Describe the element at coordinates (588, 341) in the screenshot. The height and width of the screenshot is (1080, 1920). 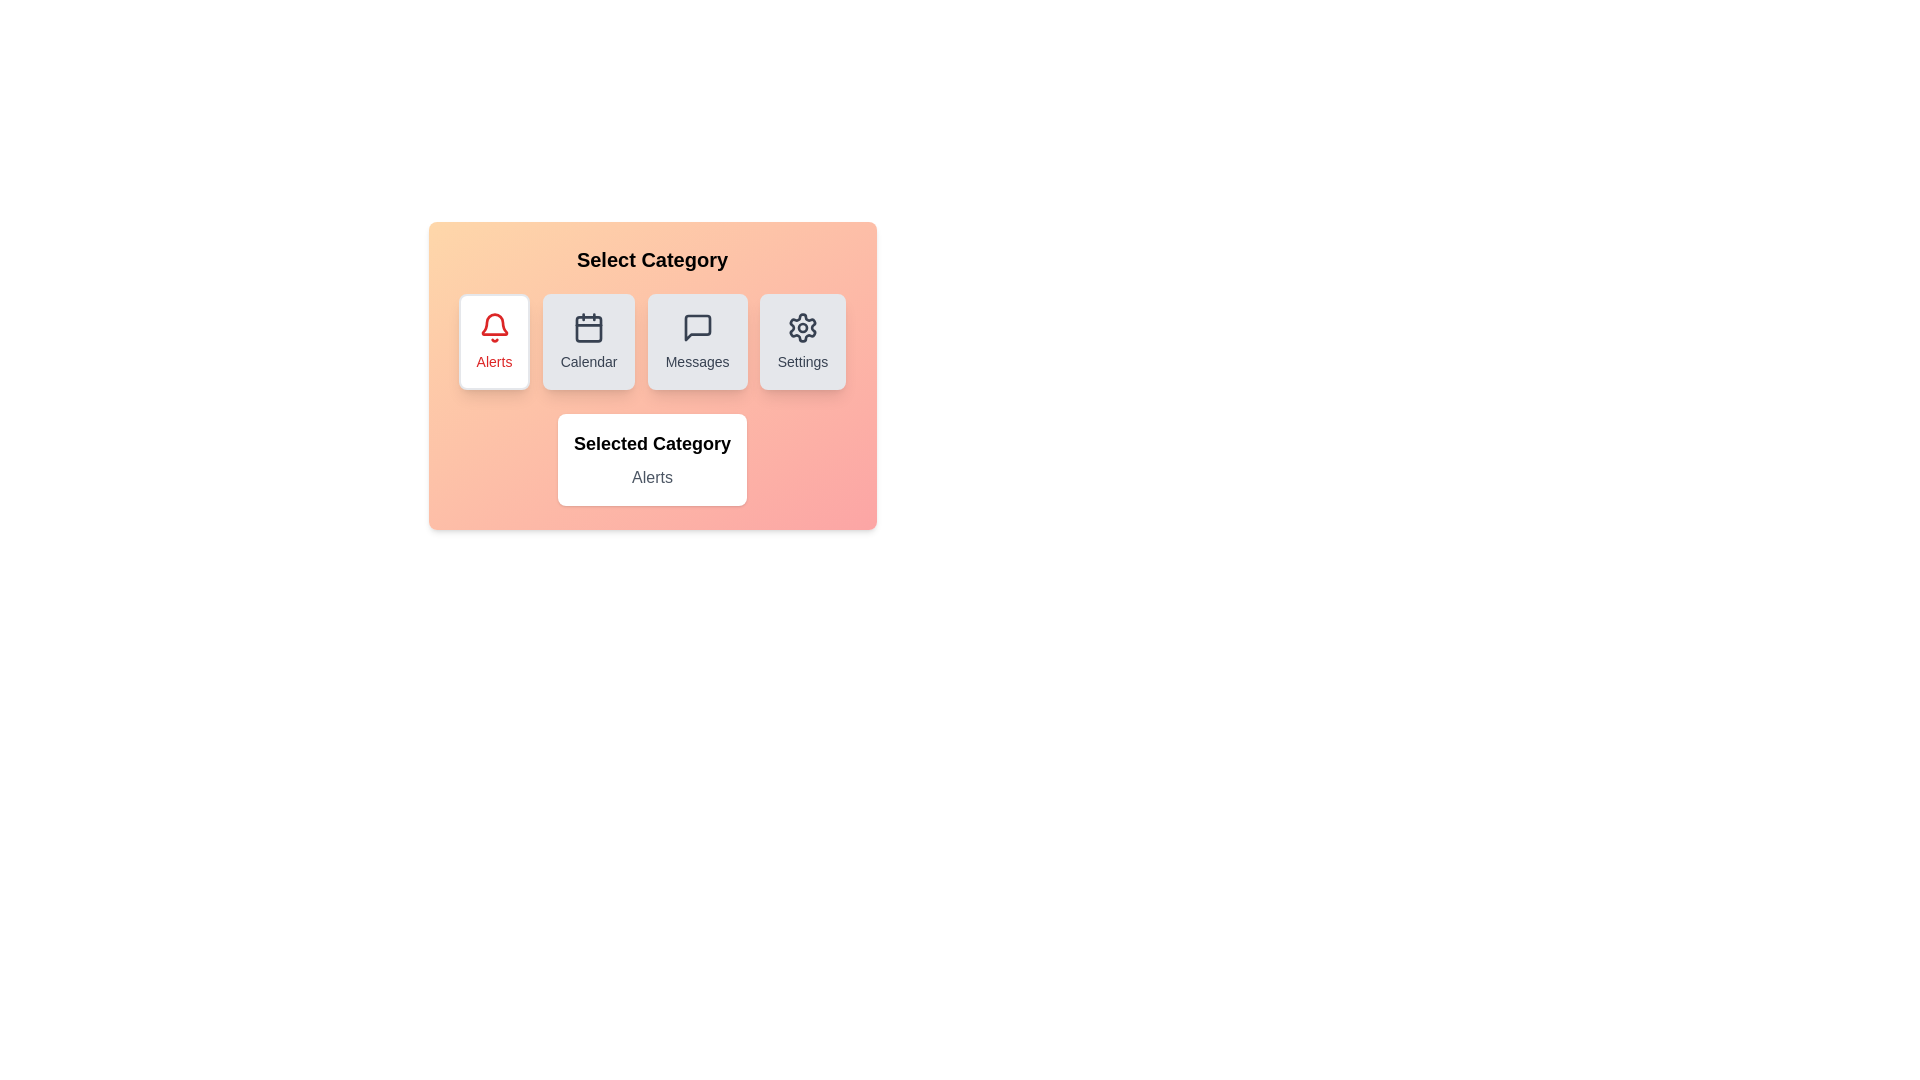
I see `the 'Calendar' button to select the 'Calendar' category` at that location.